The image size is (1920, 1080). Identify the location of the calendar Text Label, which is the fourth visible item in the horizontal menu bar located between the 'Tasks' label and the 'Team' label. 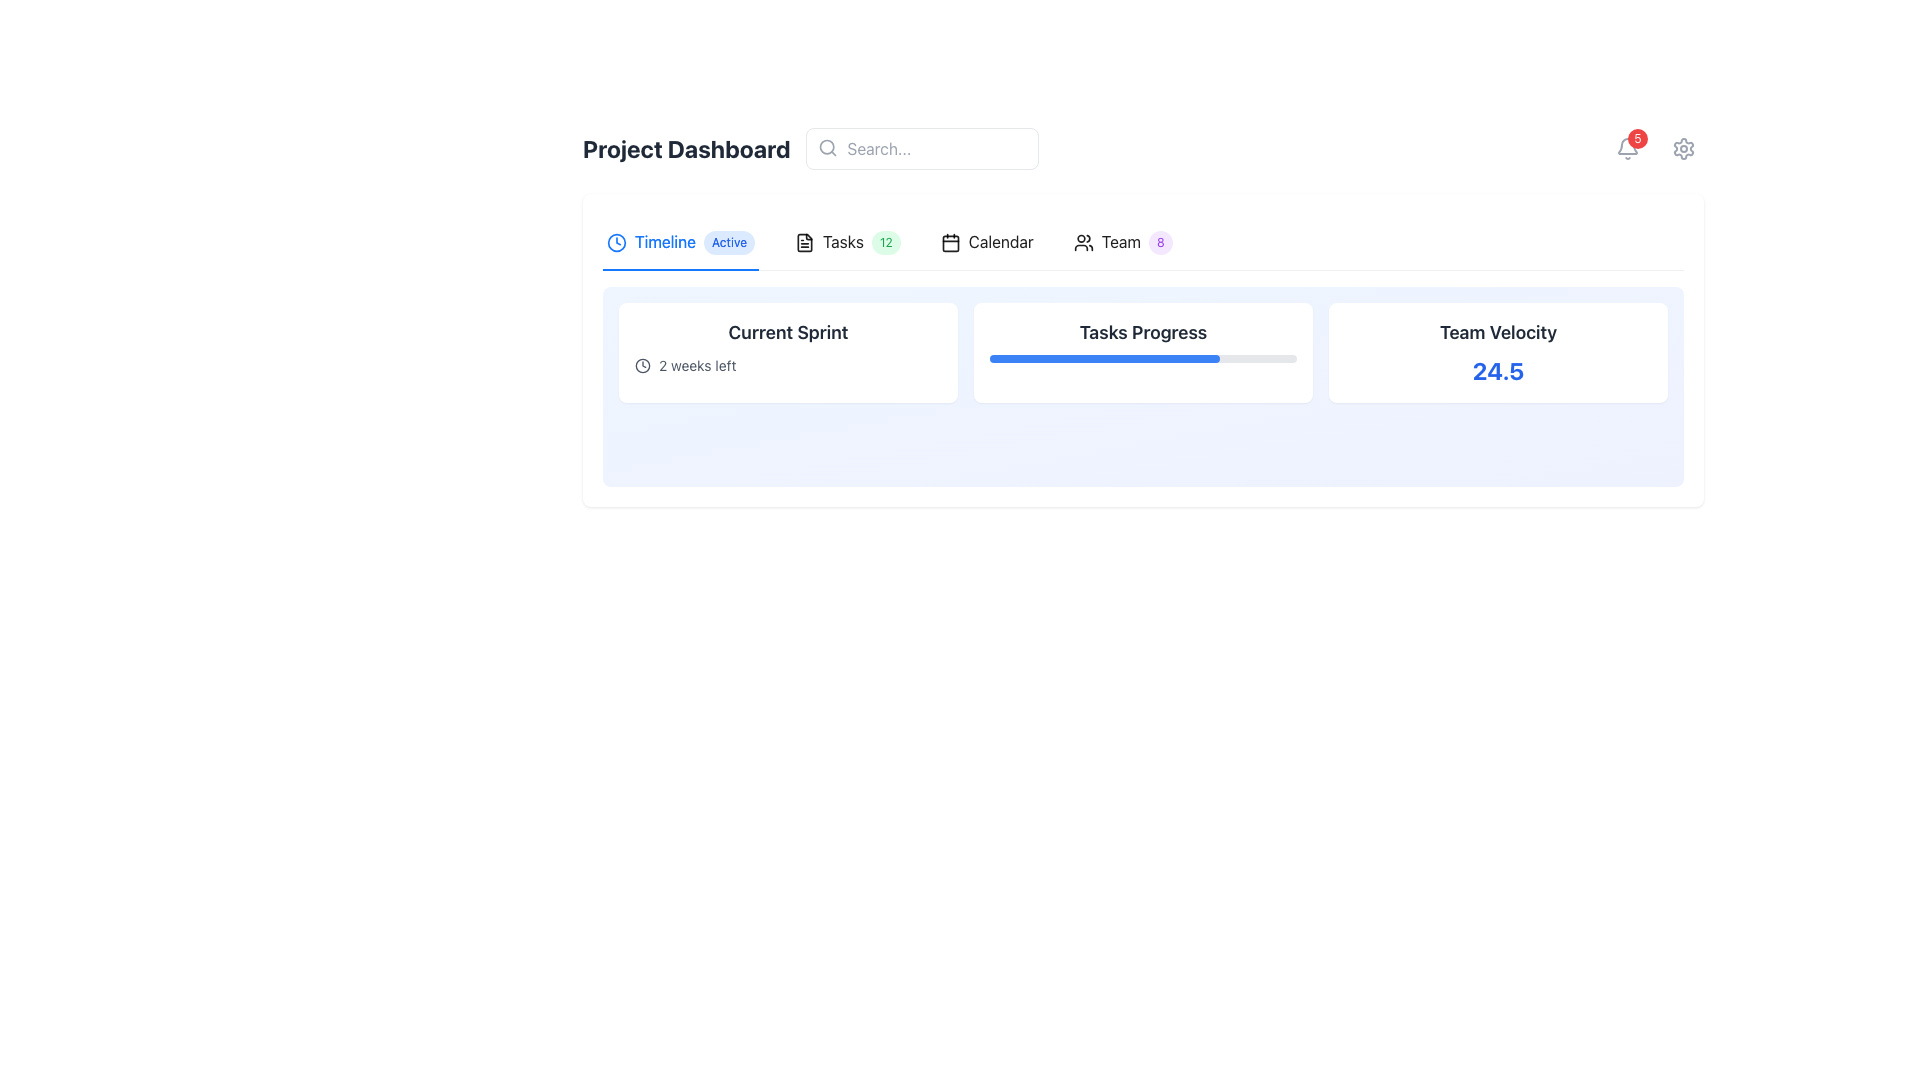
(1001, 241).